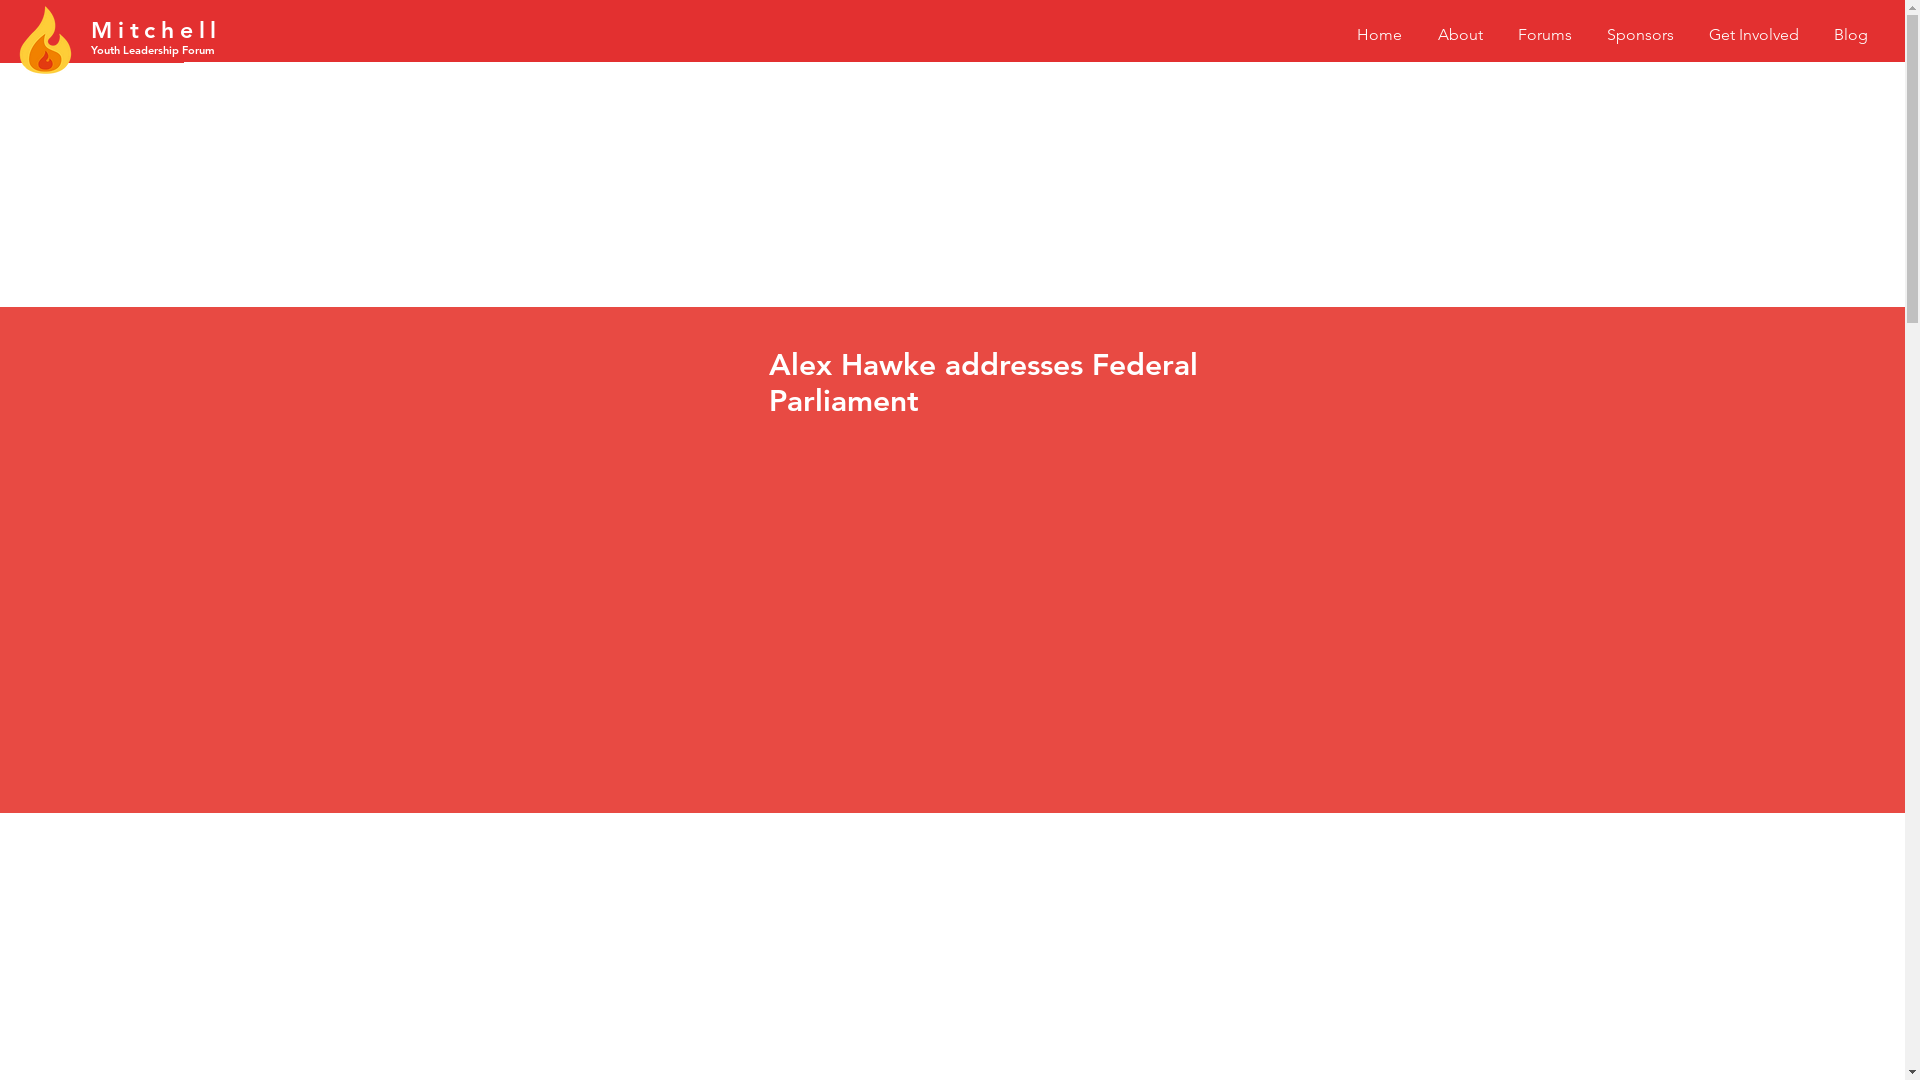  I want to click on 'Home', so click(1378, 34).